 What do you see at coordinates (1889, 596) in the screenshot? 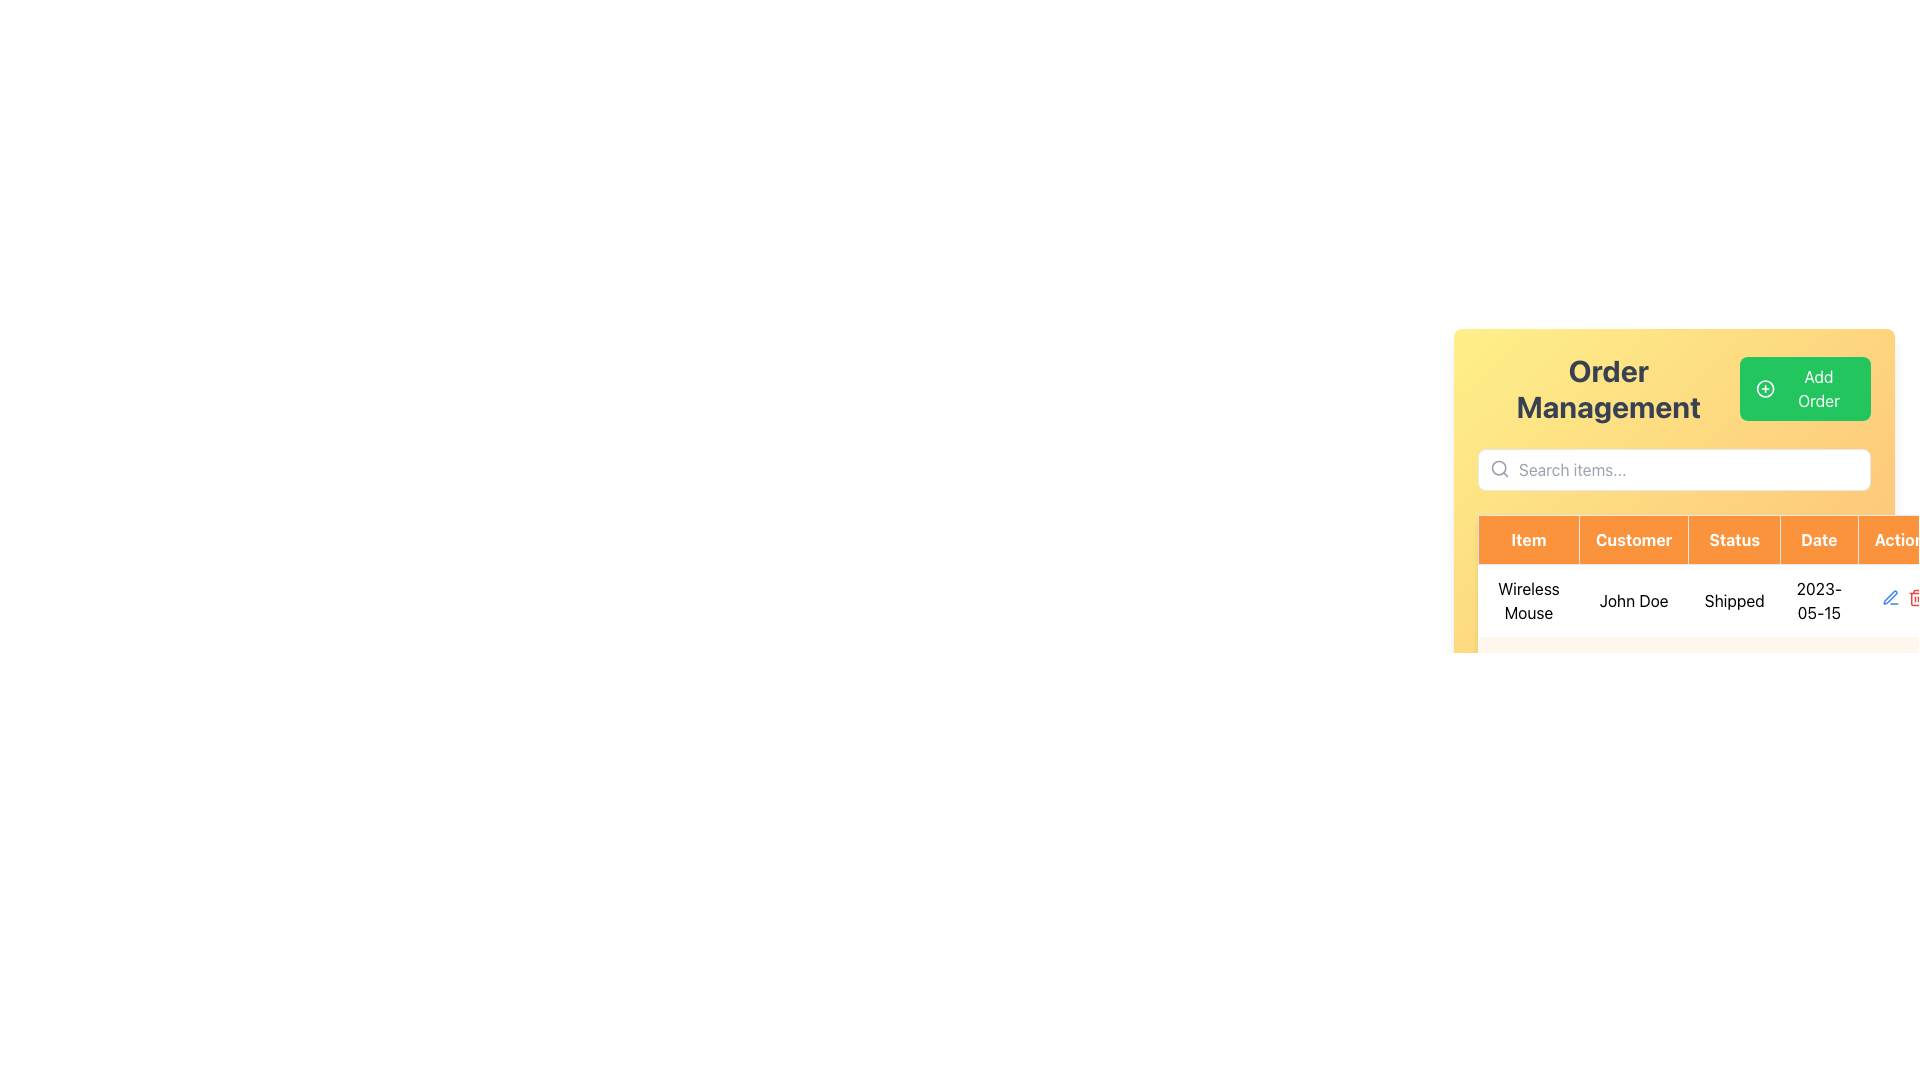
I see `the 'Edit' icon located in the 'Actions' column of the data table for the 'Wireless Mouse' entry to modify its details` at bounding box center [1889, 596].